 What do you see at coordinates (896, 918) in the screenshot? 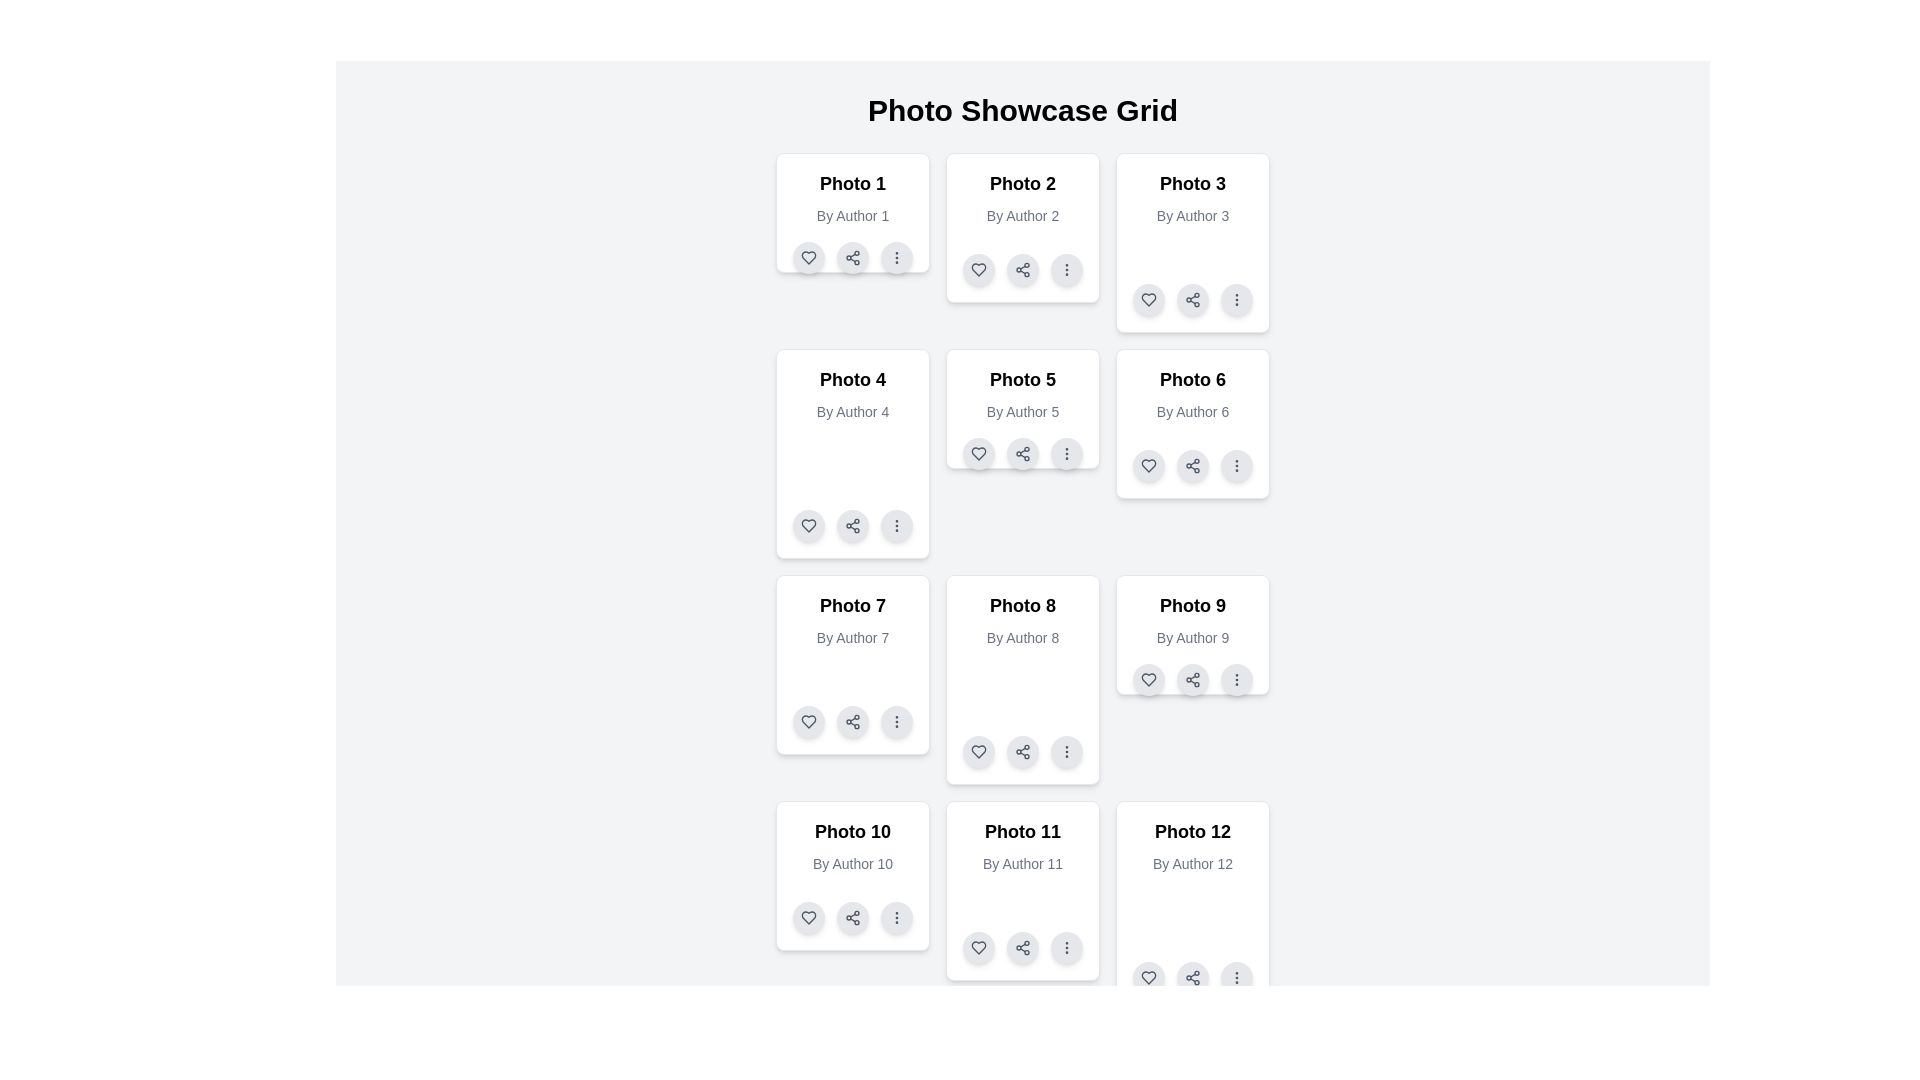
I see `the circular button with an ellipsis icon located at the bottom right corner of the card labeled 'Photo 10, By Author 10'` at bounding box center [896, 918].